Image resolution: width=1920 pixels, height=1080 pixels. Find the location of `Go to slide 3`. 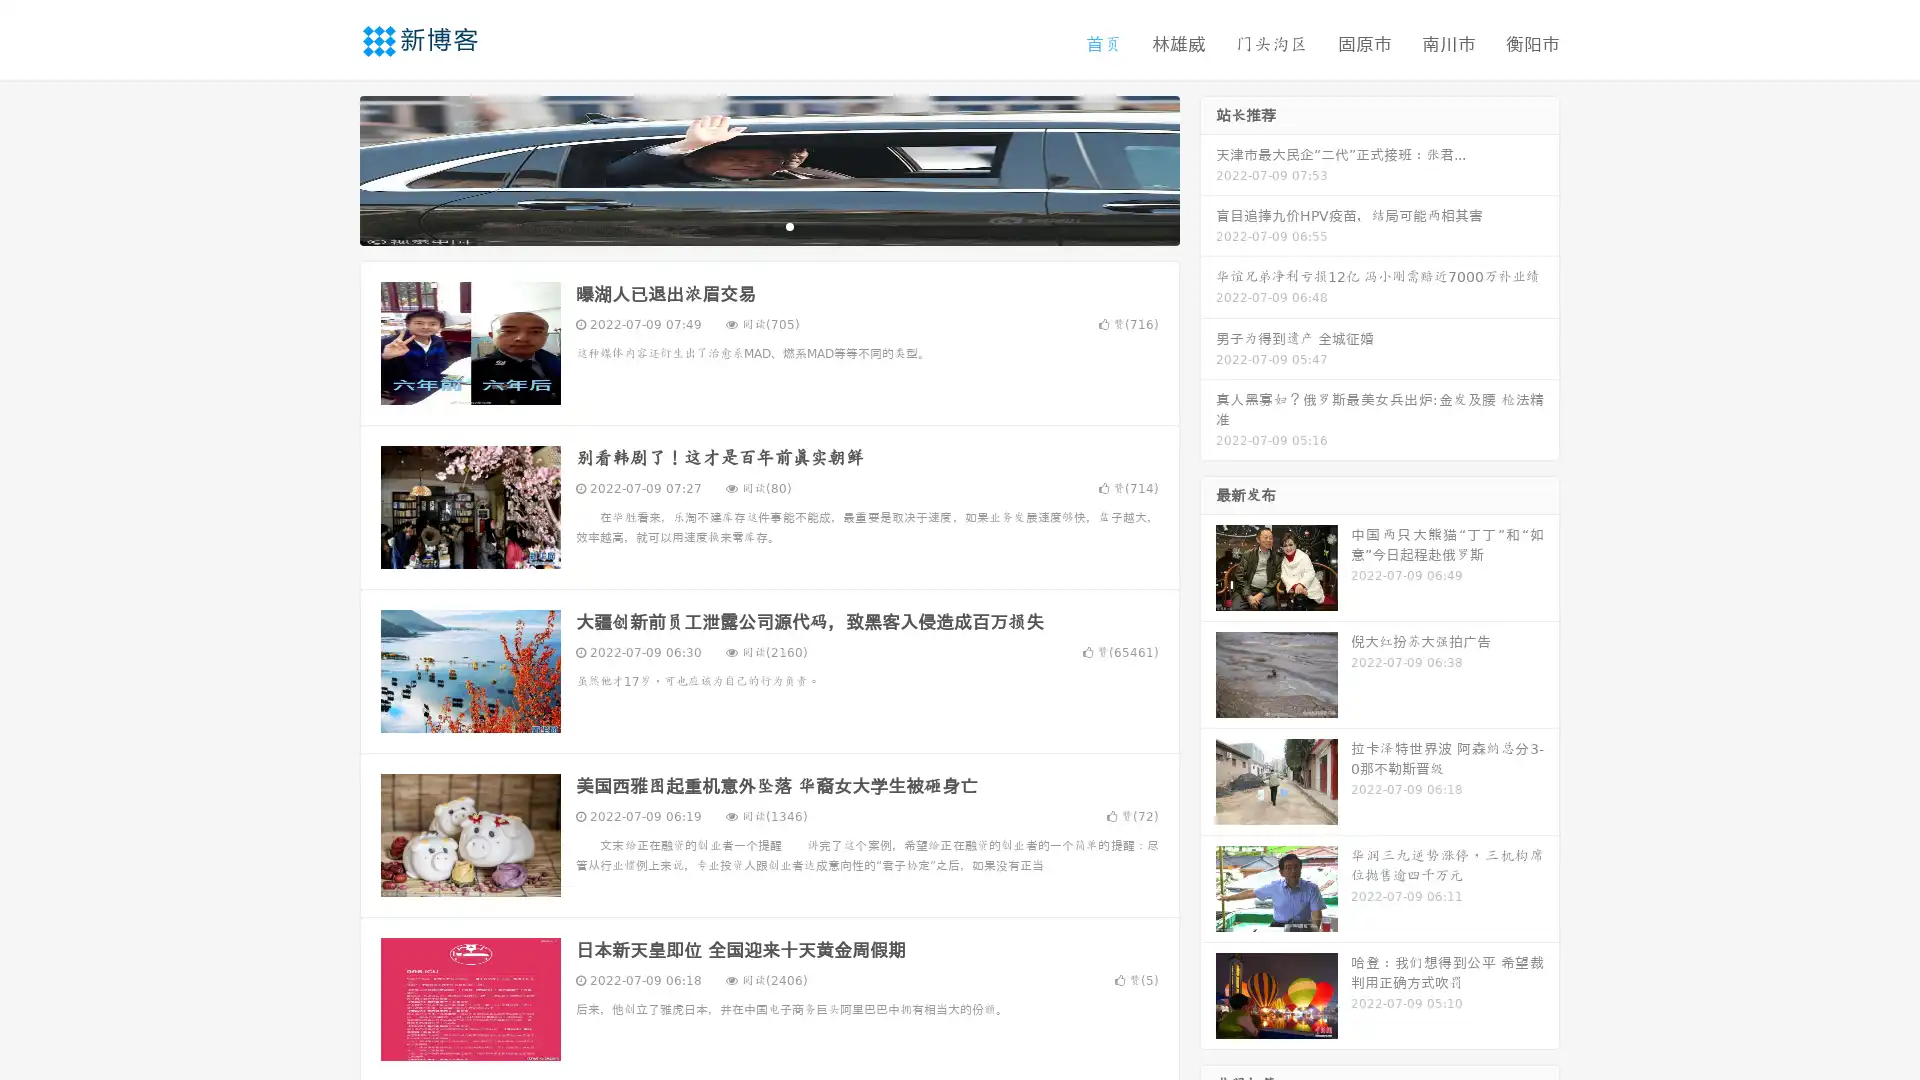

Go to slide 3 is located at coordinates (789, 225).